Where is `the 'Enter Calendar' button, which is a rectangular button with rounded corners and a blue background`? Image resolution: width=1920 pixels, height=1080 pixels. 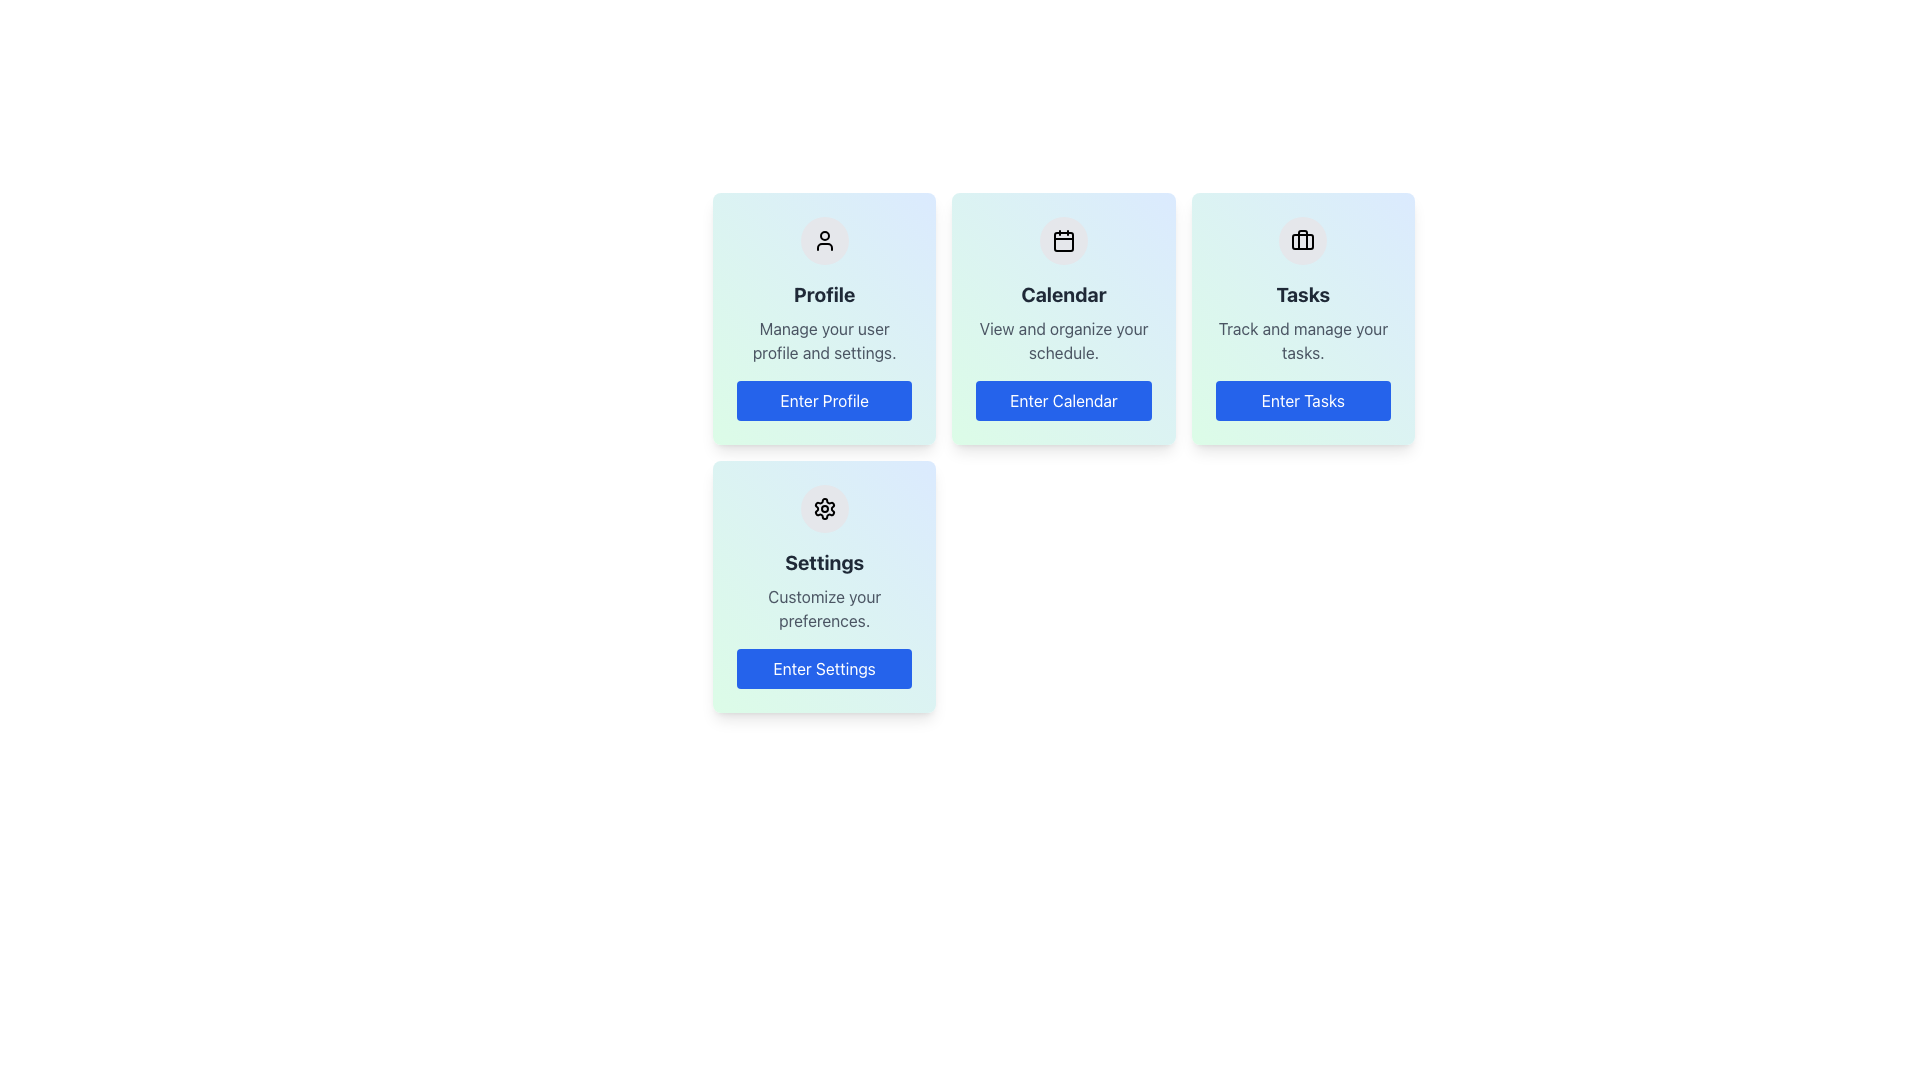 the 'Enter Calendar' button, which is a rectangular button with rounded corners and a blue background is located at coordinates (1063, 401).